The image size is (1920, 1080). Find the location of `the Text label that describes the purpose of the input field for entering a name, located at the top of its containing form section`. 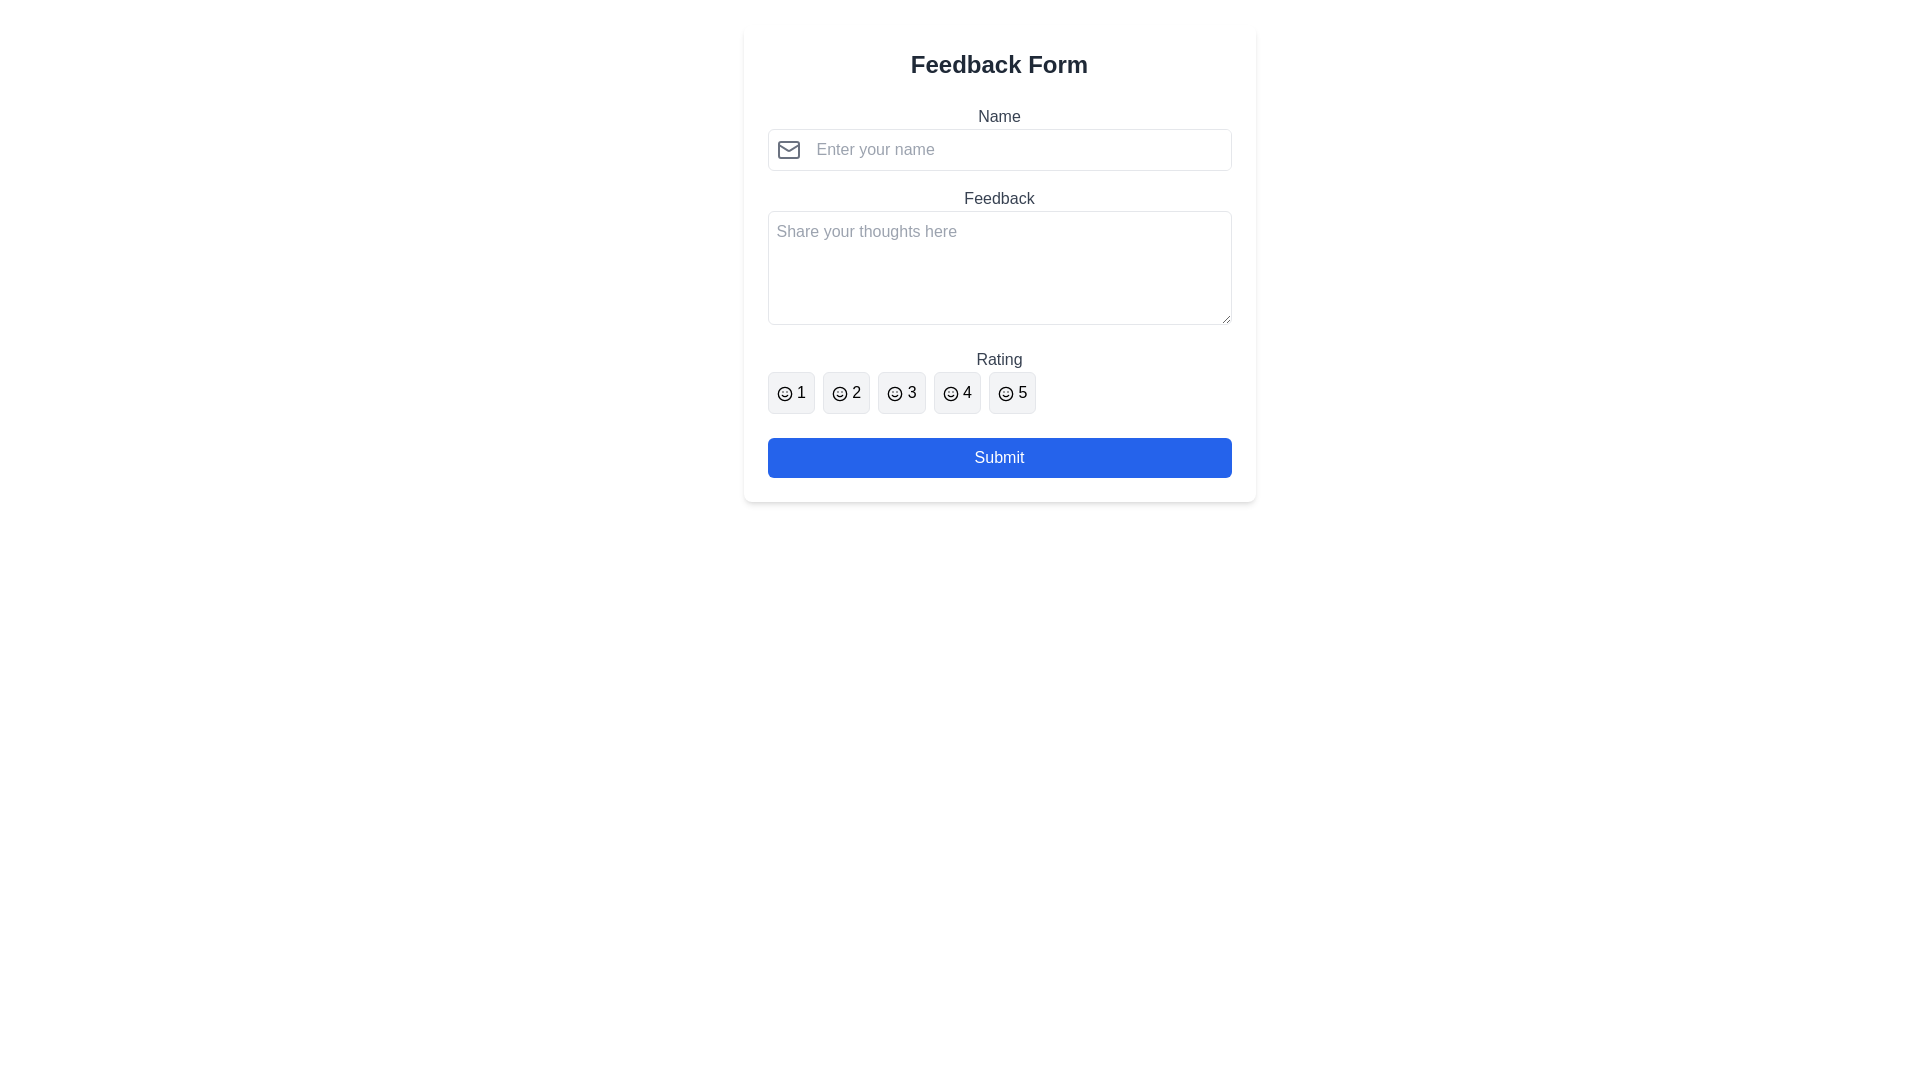

the Text label that describes the purpose of the input field for entering a name, located at the top of its containing form section is located at coordinates (999, 116).